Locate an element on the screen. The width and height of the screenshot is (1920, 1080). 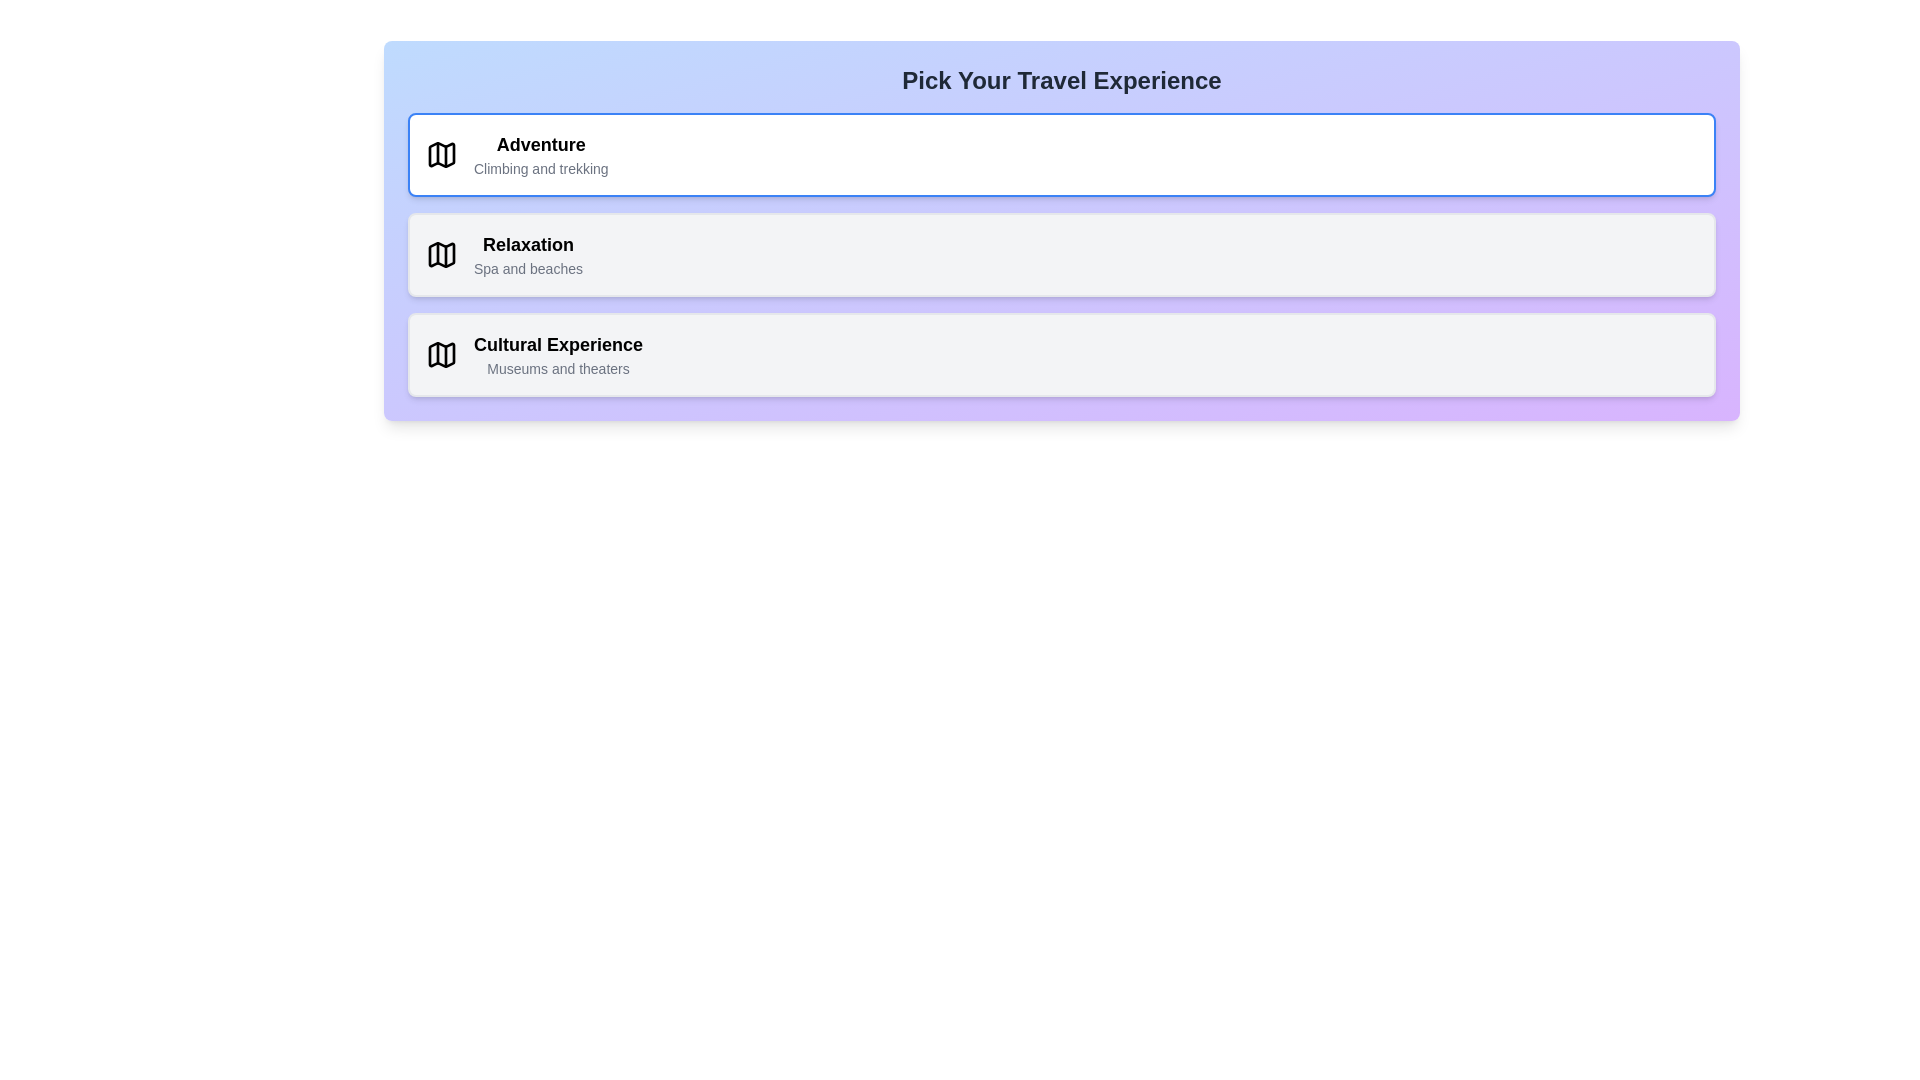
the 'Adventure' icon located to the left of the 'Adventure' title in the vertical list of options is located at coordinates (440, 153).